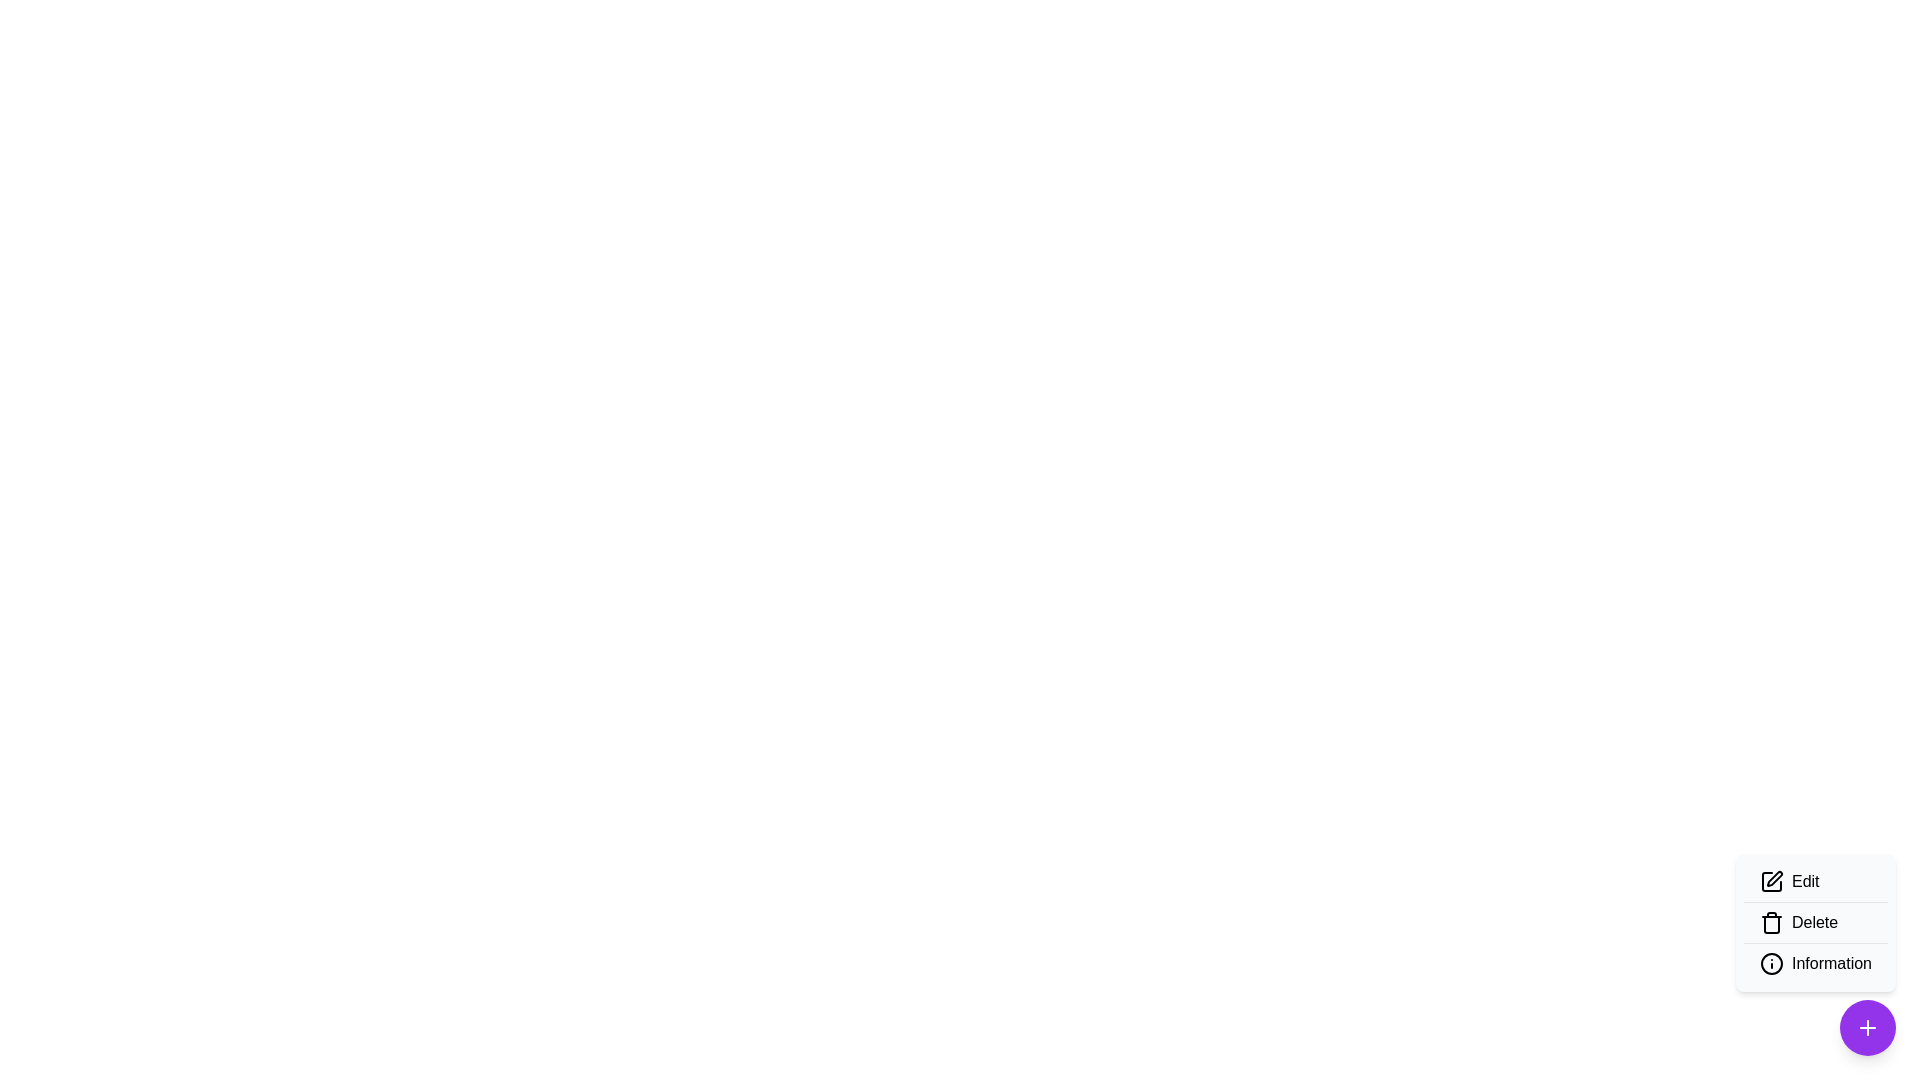 This screenshot has height=1080, width=1920. What do you see at coordinates (1771, 881) in the screenshot?
I see `the left-most rectangular icon representing a pen and square, used for editing actions, located in the lower-right menu of the interface` at bounding box center [1771, 881].